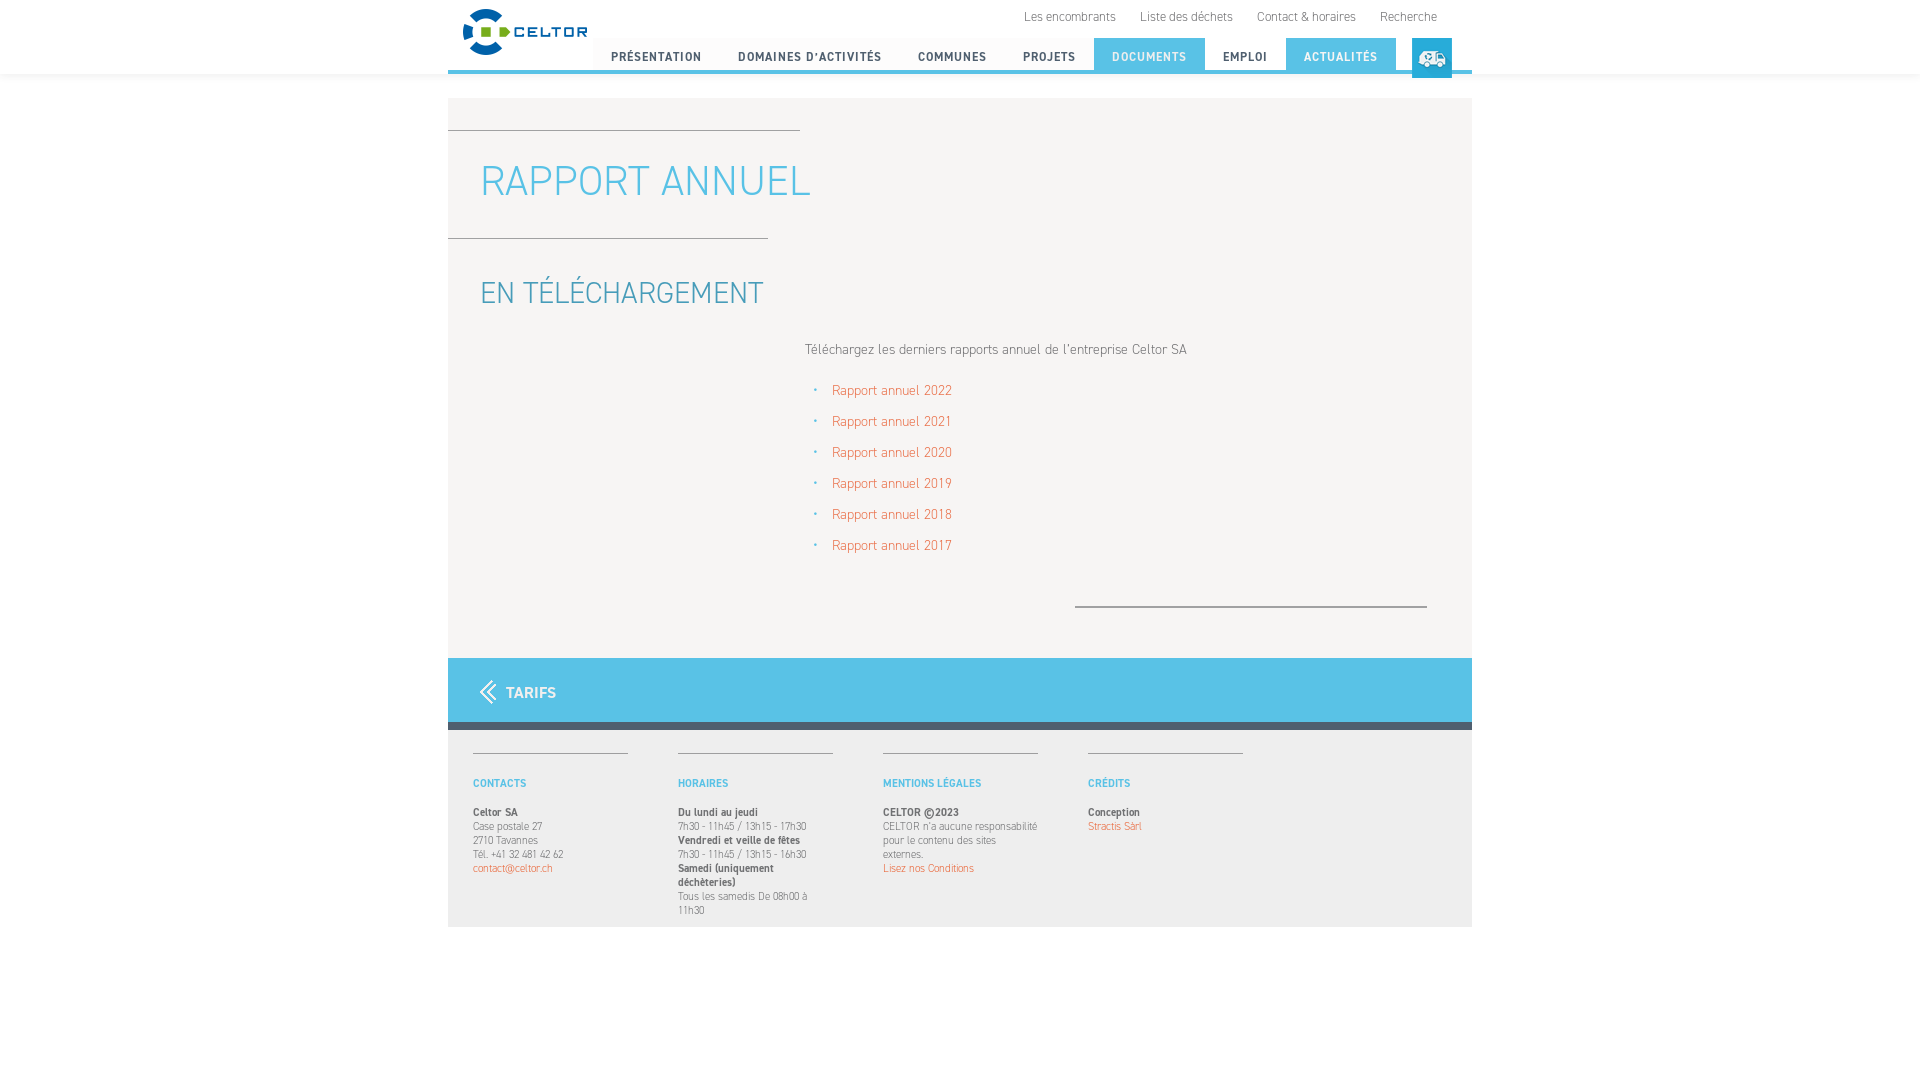 The image size is (1920, 1080). What do you see at coordinates (1048, 56) in the screenshot?
I see `'PROJETS'` at bounding box center [1048, 56].